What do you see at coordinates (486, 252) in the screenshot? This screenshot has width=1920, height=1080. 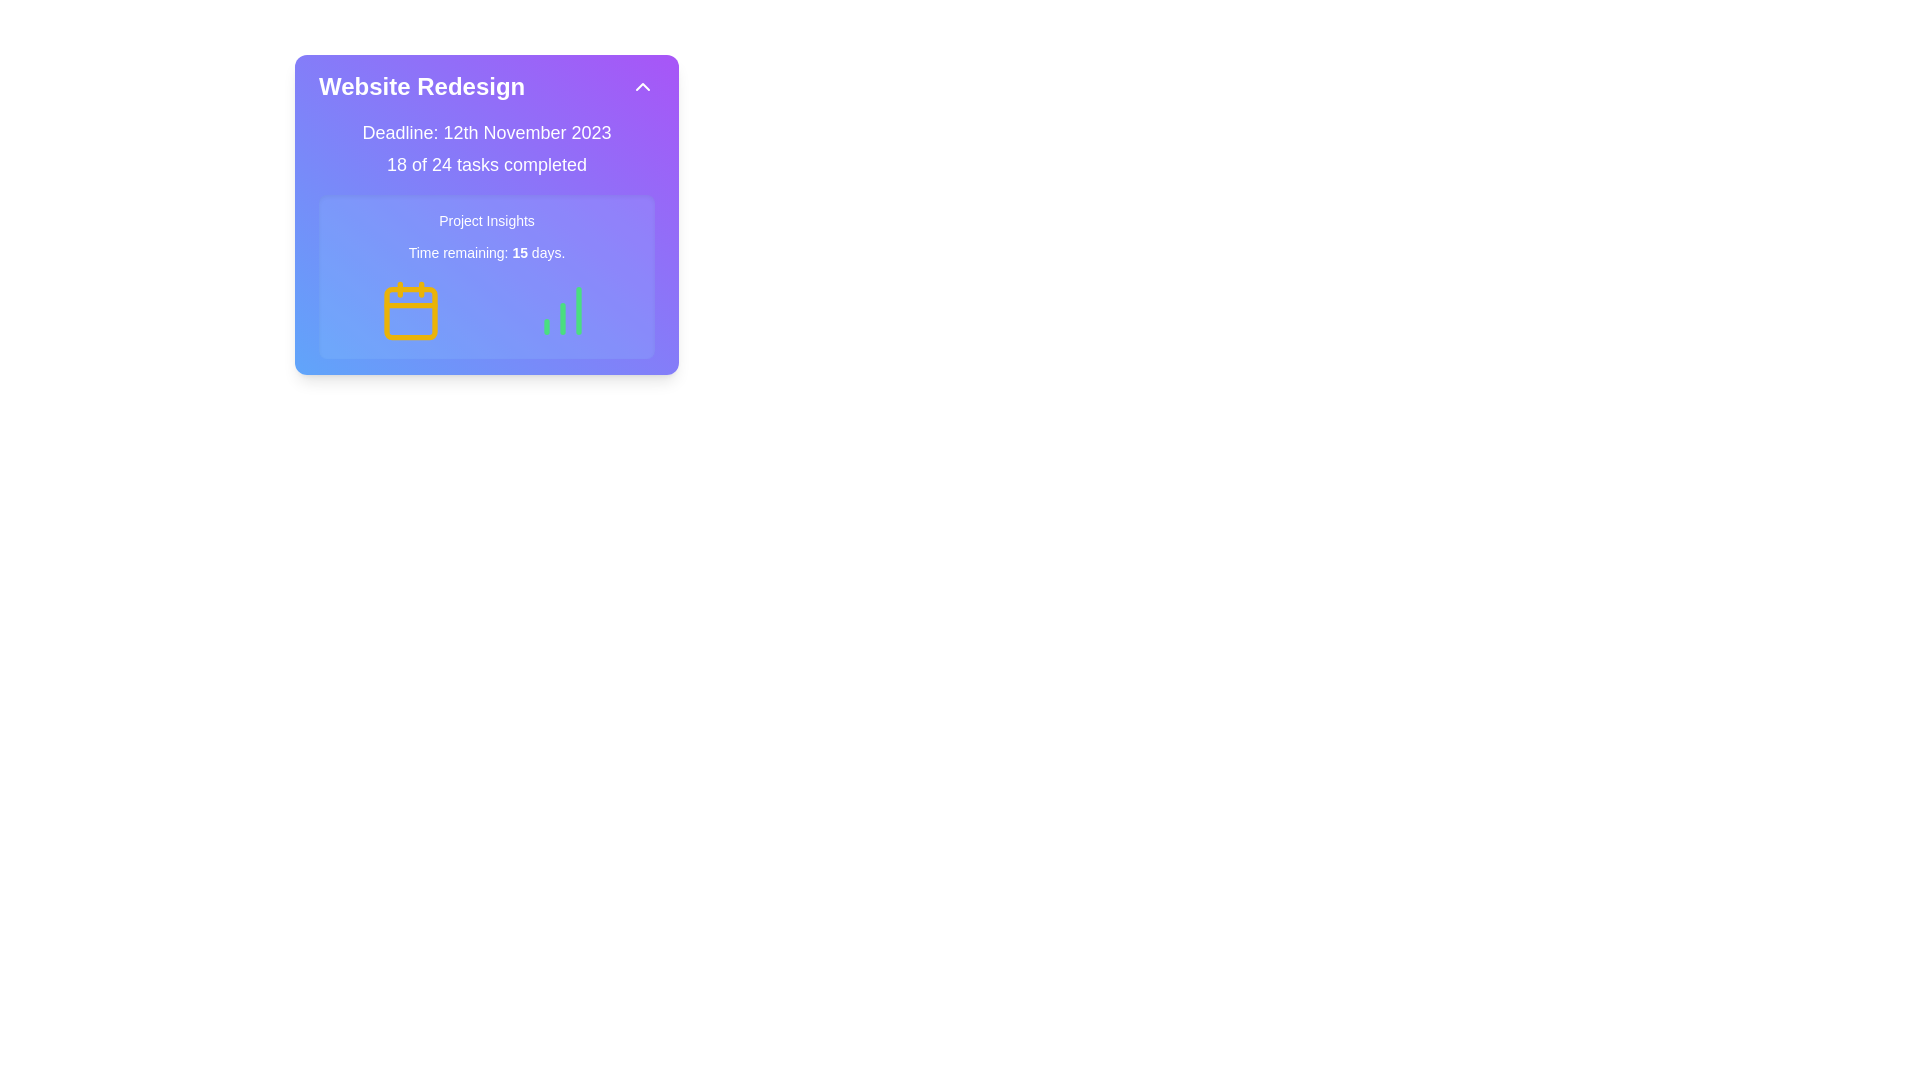 I see `the text label displaying 'Time remaining: 15 days.' which is located in the 'Project Insights' section, positioned centrally below the section header` at bounding box center [486, 252].